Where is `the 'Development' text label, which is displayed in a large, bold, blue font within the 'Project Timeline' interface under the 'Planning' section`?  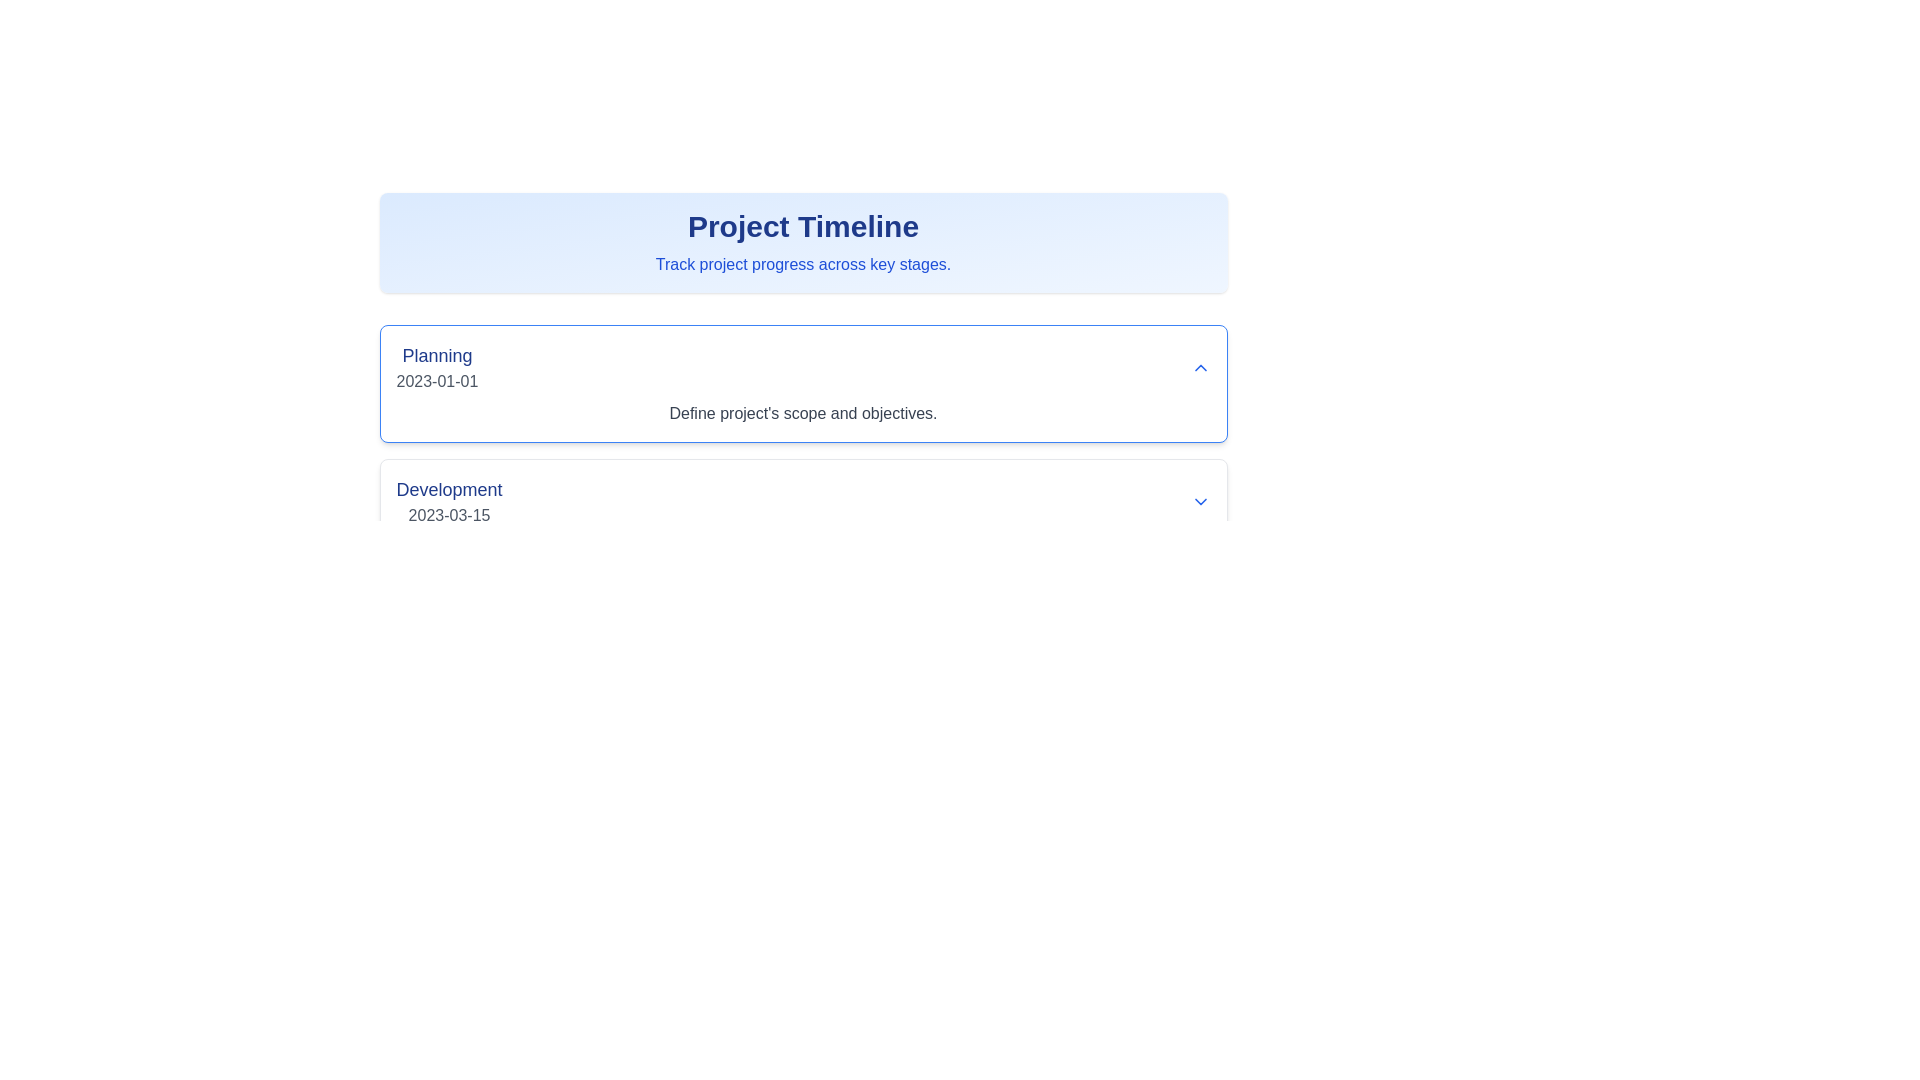
the 'Development' text label, which is displayed in a large, bold, blue font within the 'Project Timeline' interface under the 'Planning' section is located at coordinates (448, 489).